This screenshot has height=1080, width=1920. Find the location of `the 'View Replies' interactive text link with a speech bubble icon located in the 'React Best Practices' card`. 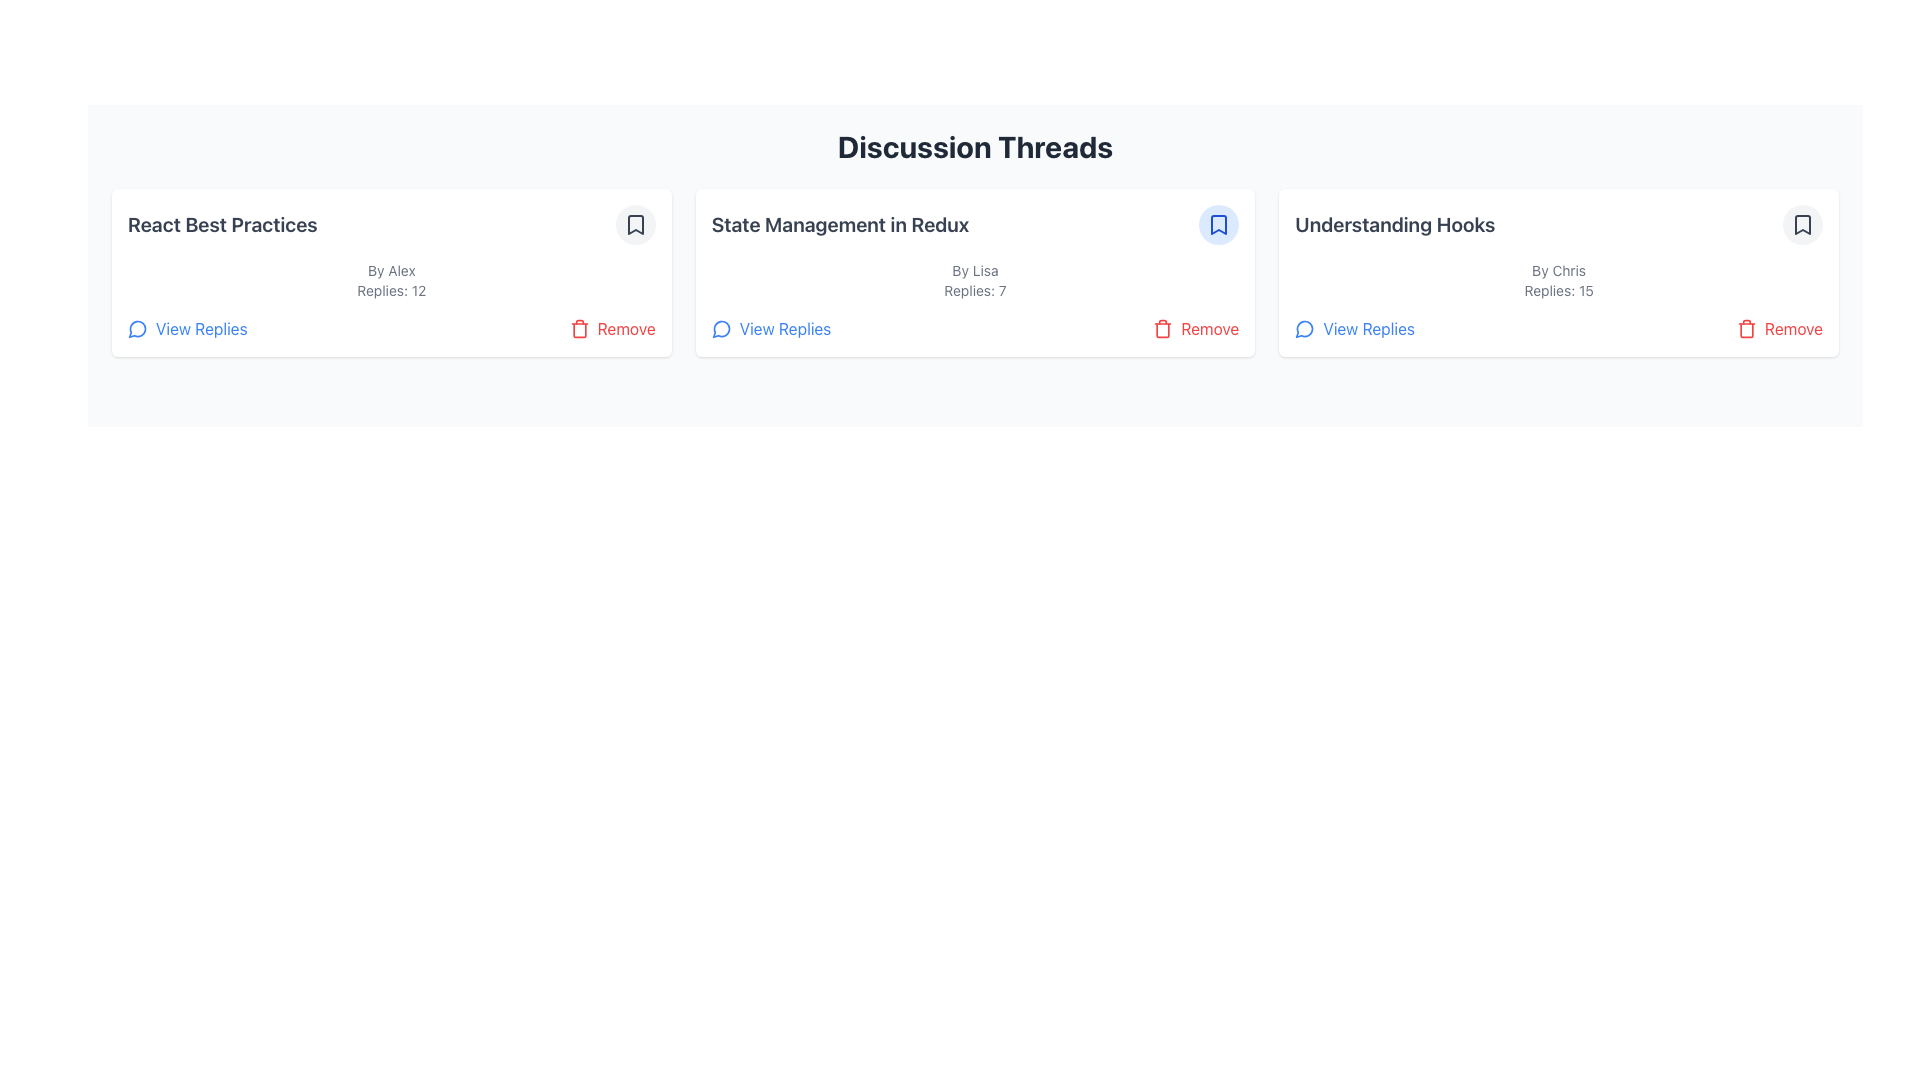

the 'View Replies' interactive text link with a speech bubble icon located in the 'React Best Practices' card is located at coordinates (187, 327).